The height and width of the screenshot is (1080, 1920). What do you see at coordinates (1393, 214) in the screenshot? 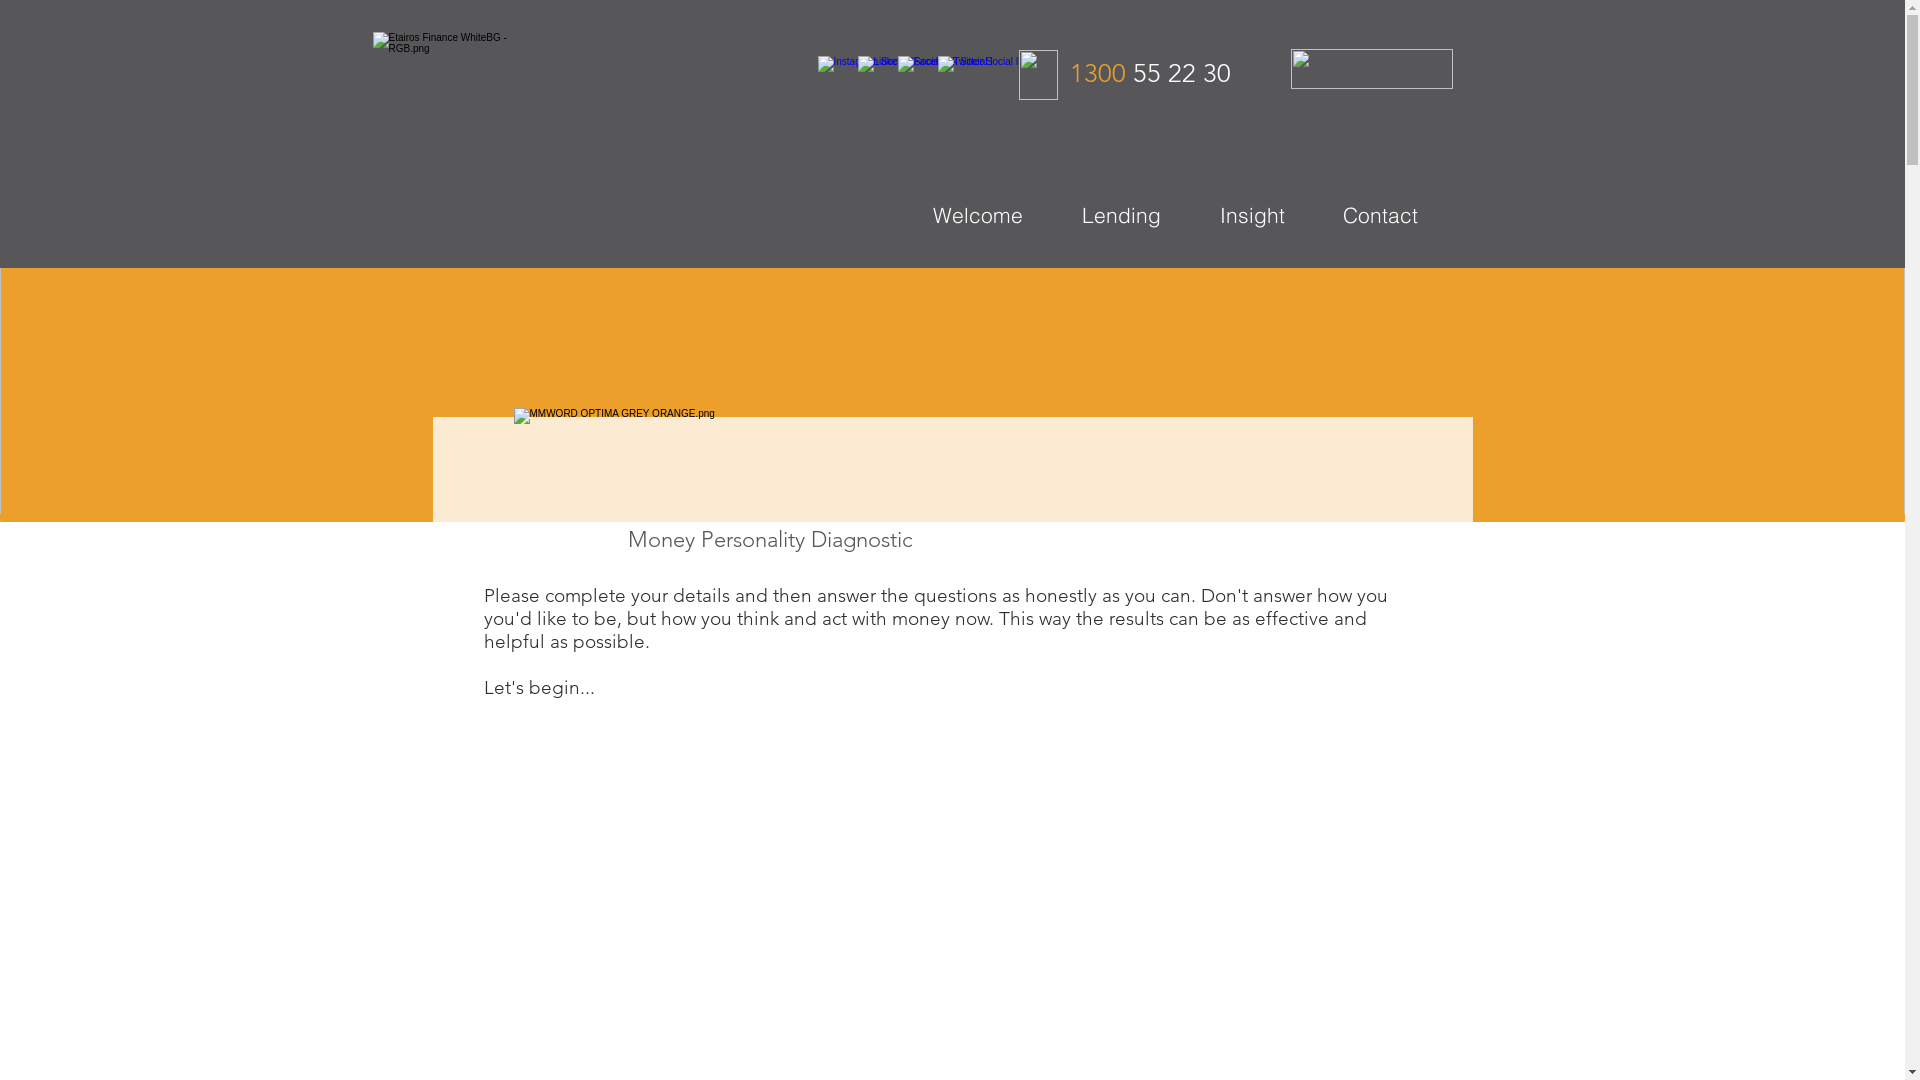
I see `'Contact'` at bounding box center [1393, 214].